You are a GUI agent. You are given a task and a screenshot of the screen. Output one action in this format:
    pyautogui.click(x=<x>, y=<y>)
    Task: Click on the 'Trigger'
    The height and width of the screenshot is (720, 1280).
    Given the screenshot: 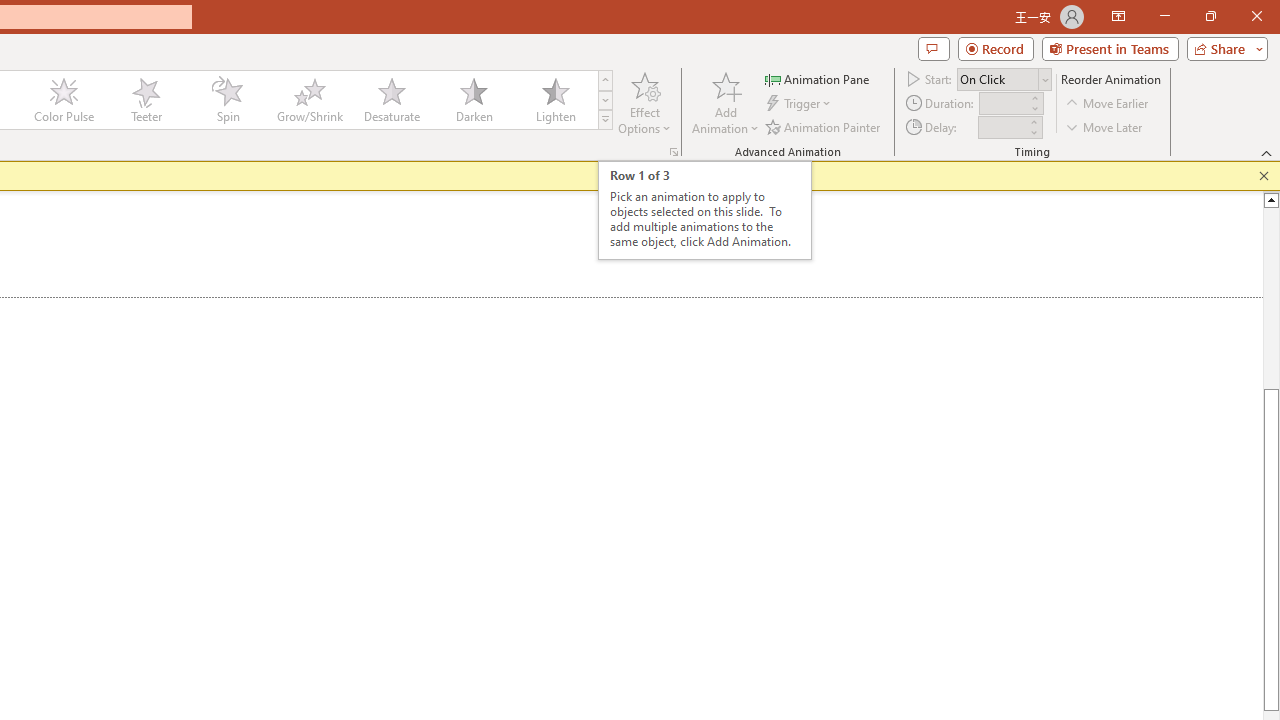 What is the action you would take?
    pyautogui.click(x=800, y=103)
    